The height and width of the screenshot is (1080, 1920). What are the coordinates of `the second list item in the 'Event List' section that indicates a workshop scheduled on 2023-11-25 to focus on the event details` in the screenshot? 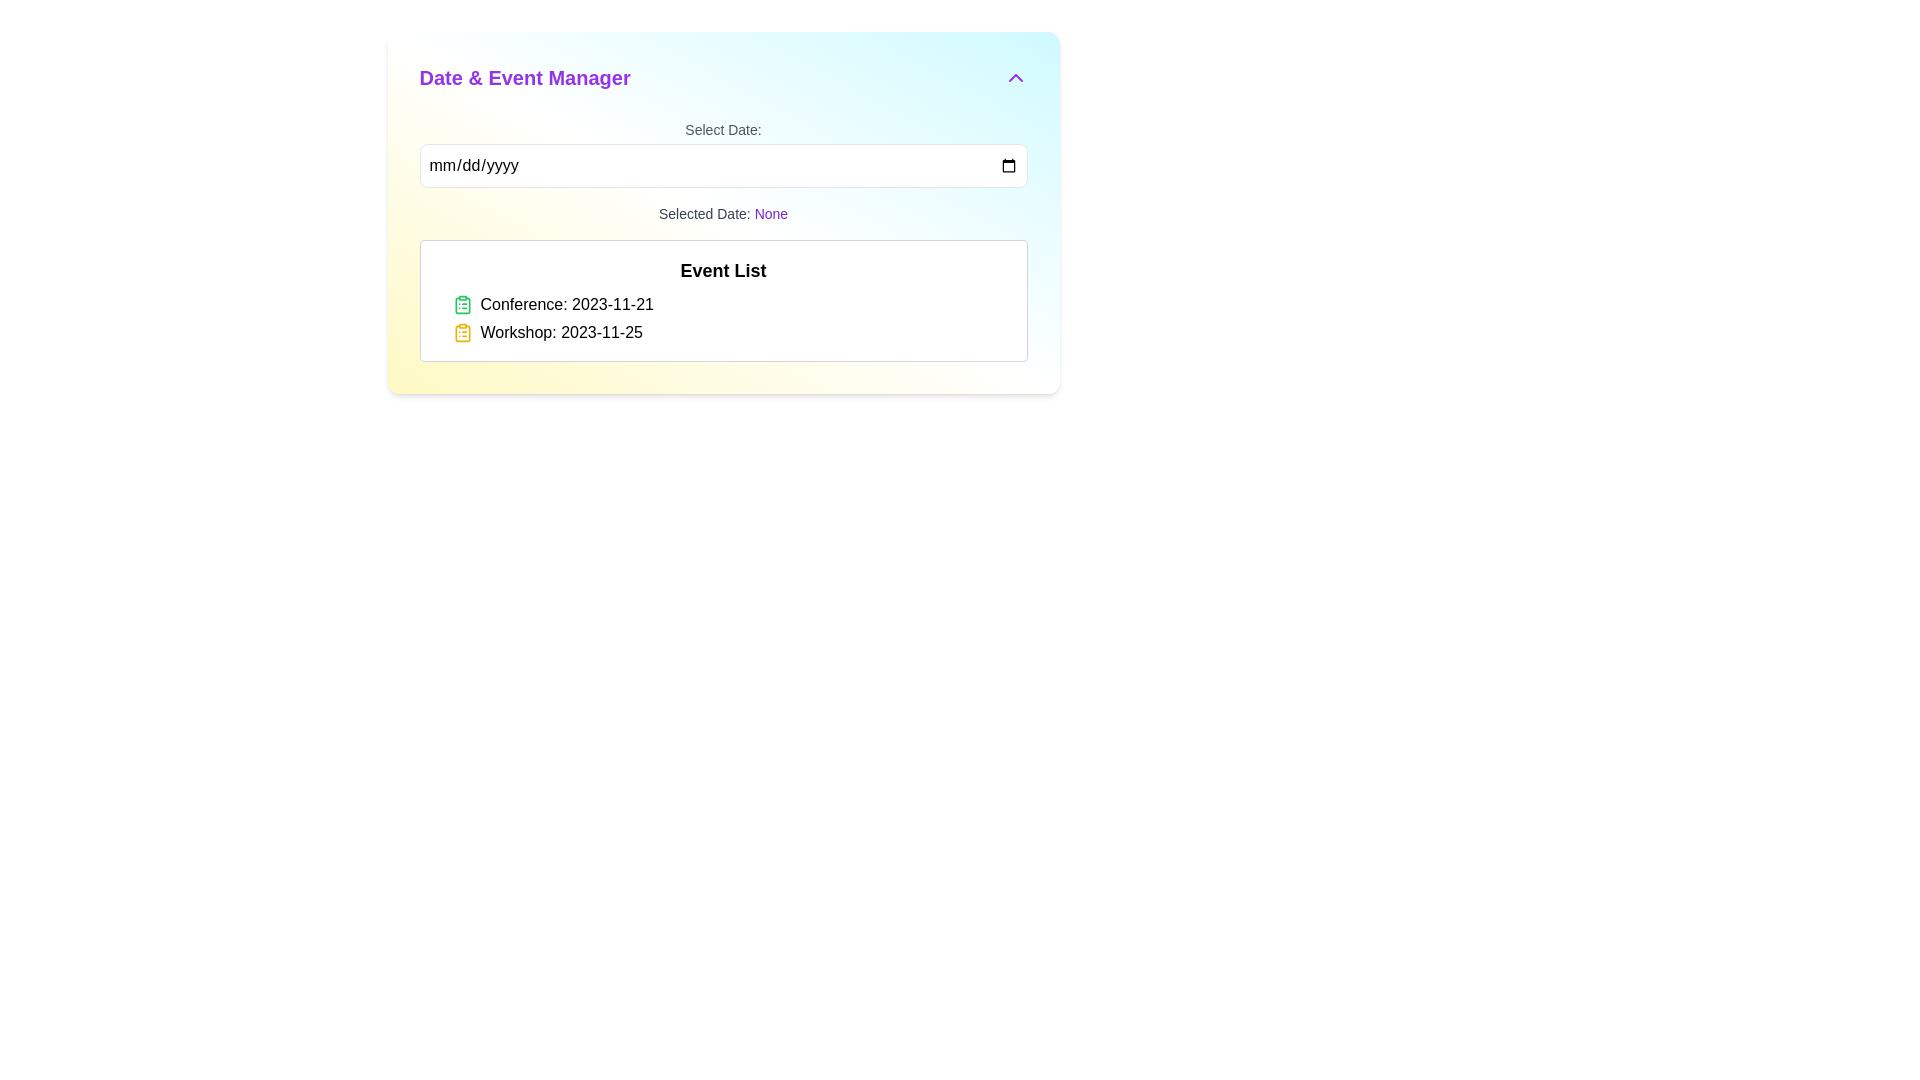 It's located at (730, 331).